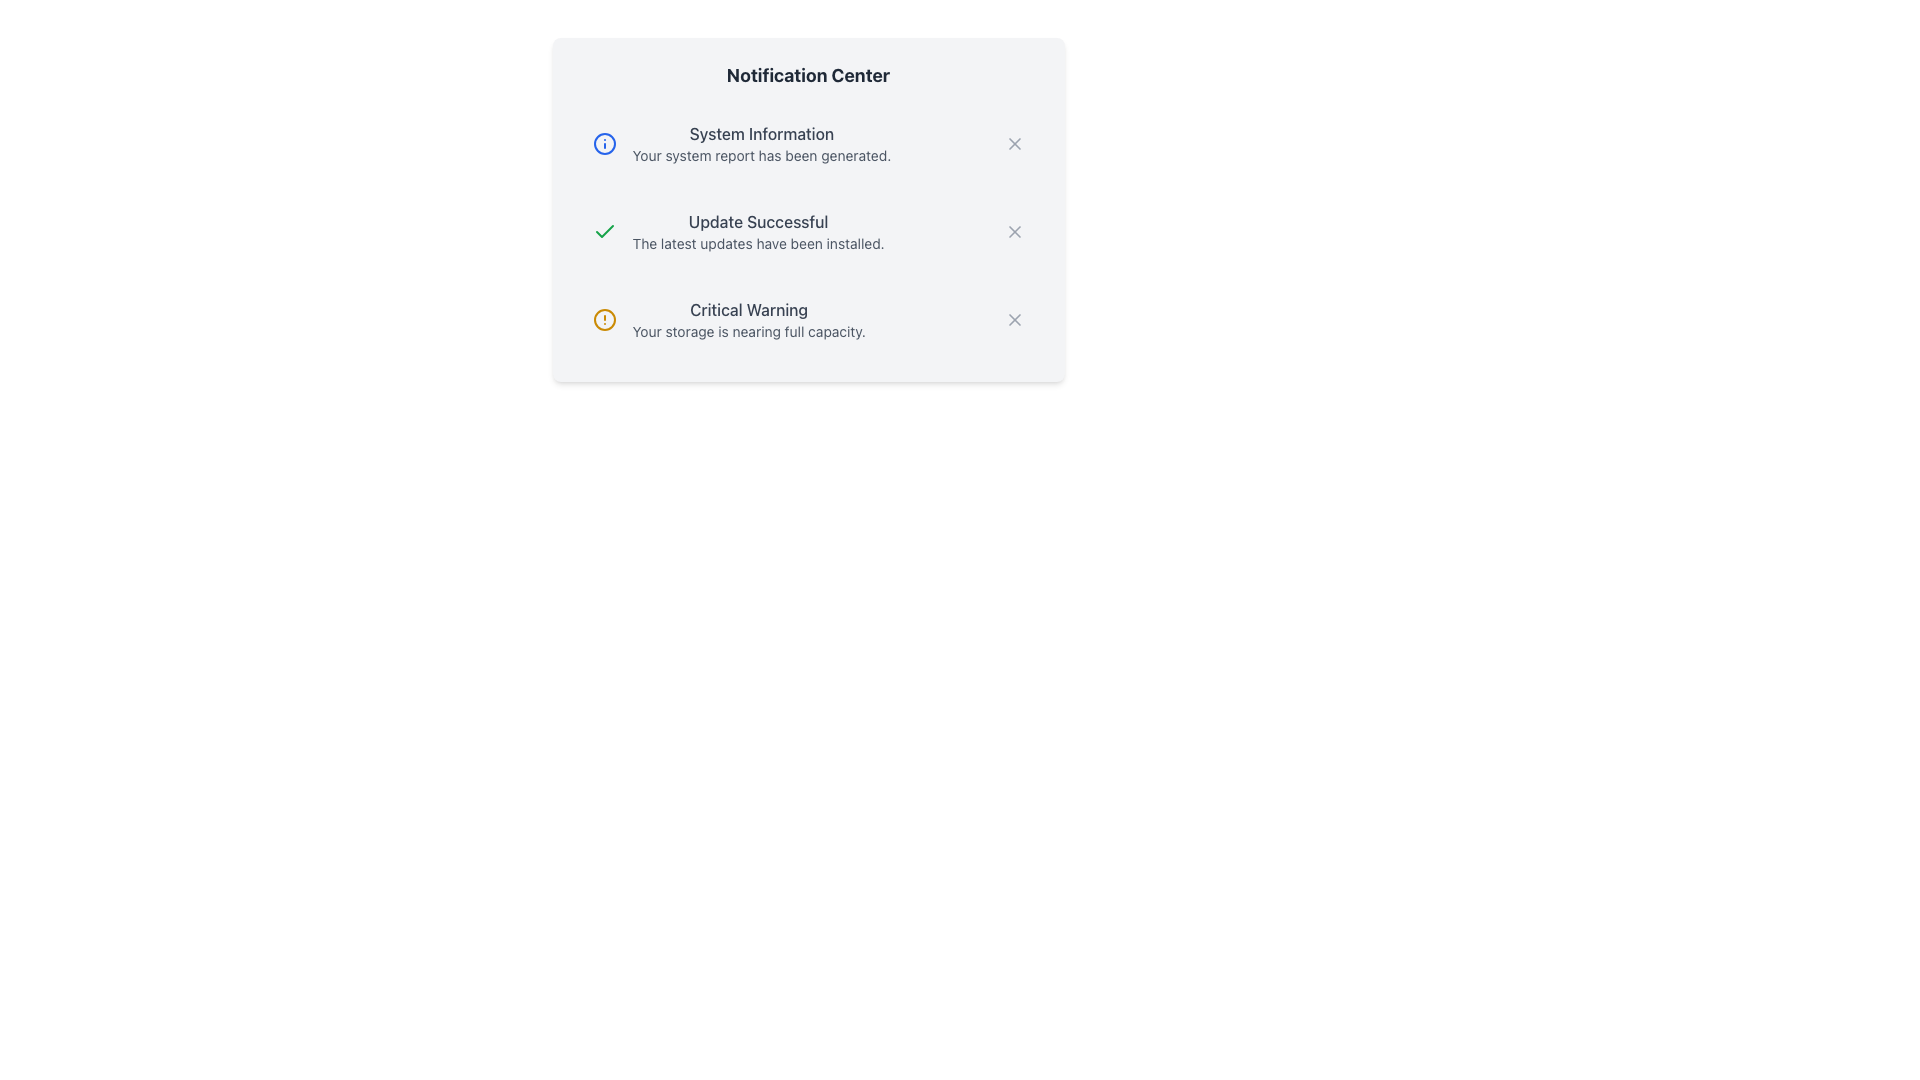 This screenshot has width=1920, height=1080. I want to click on the 'X' icon button located in the top-right corner of the notification card, so click(1014, 230).